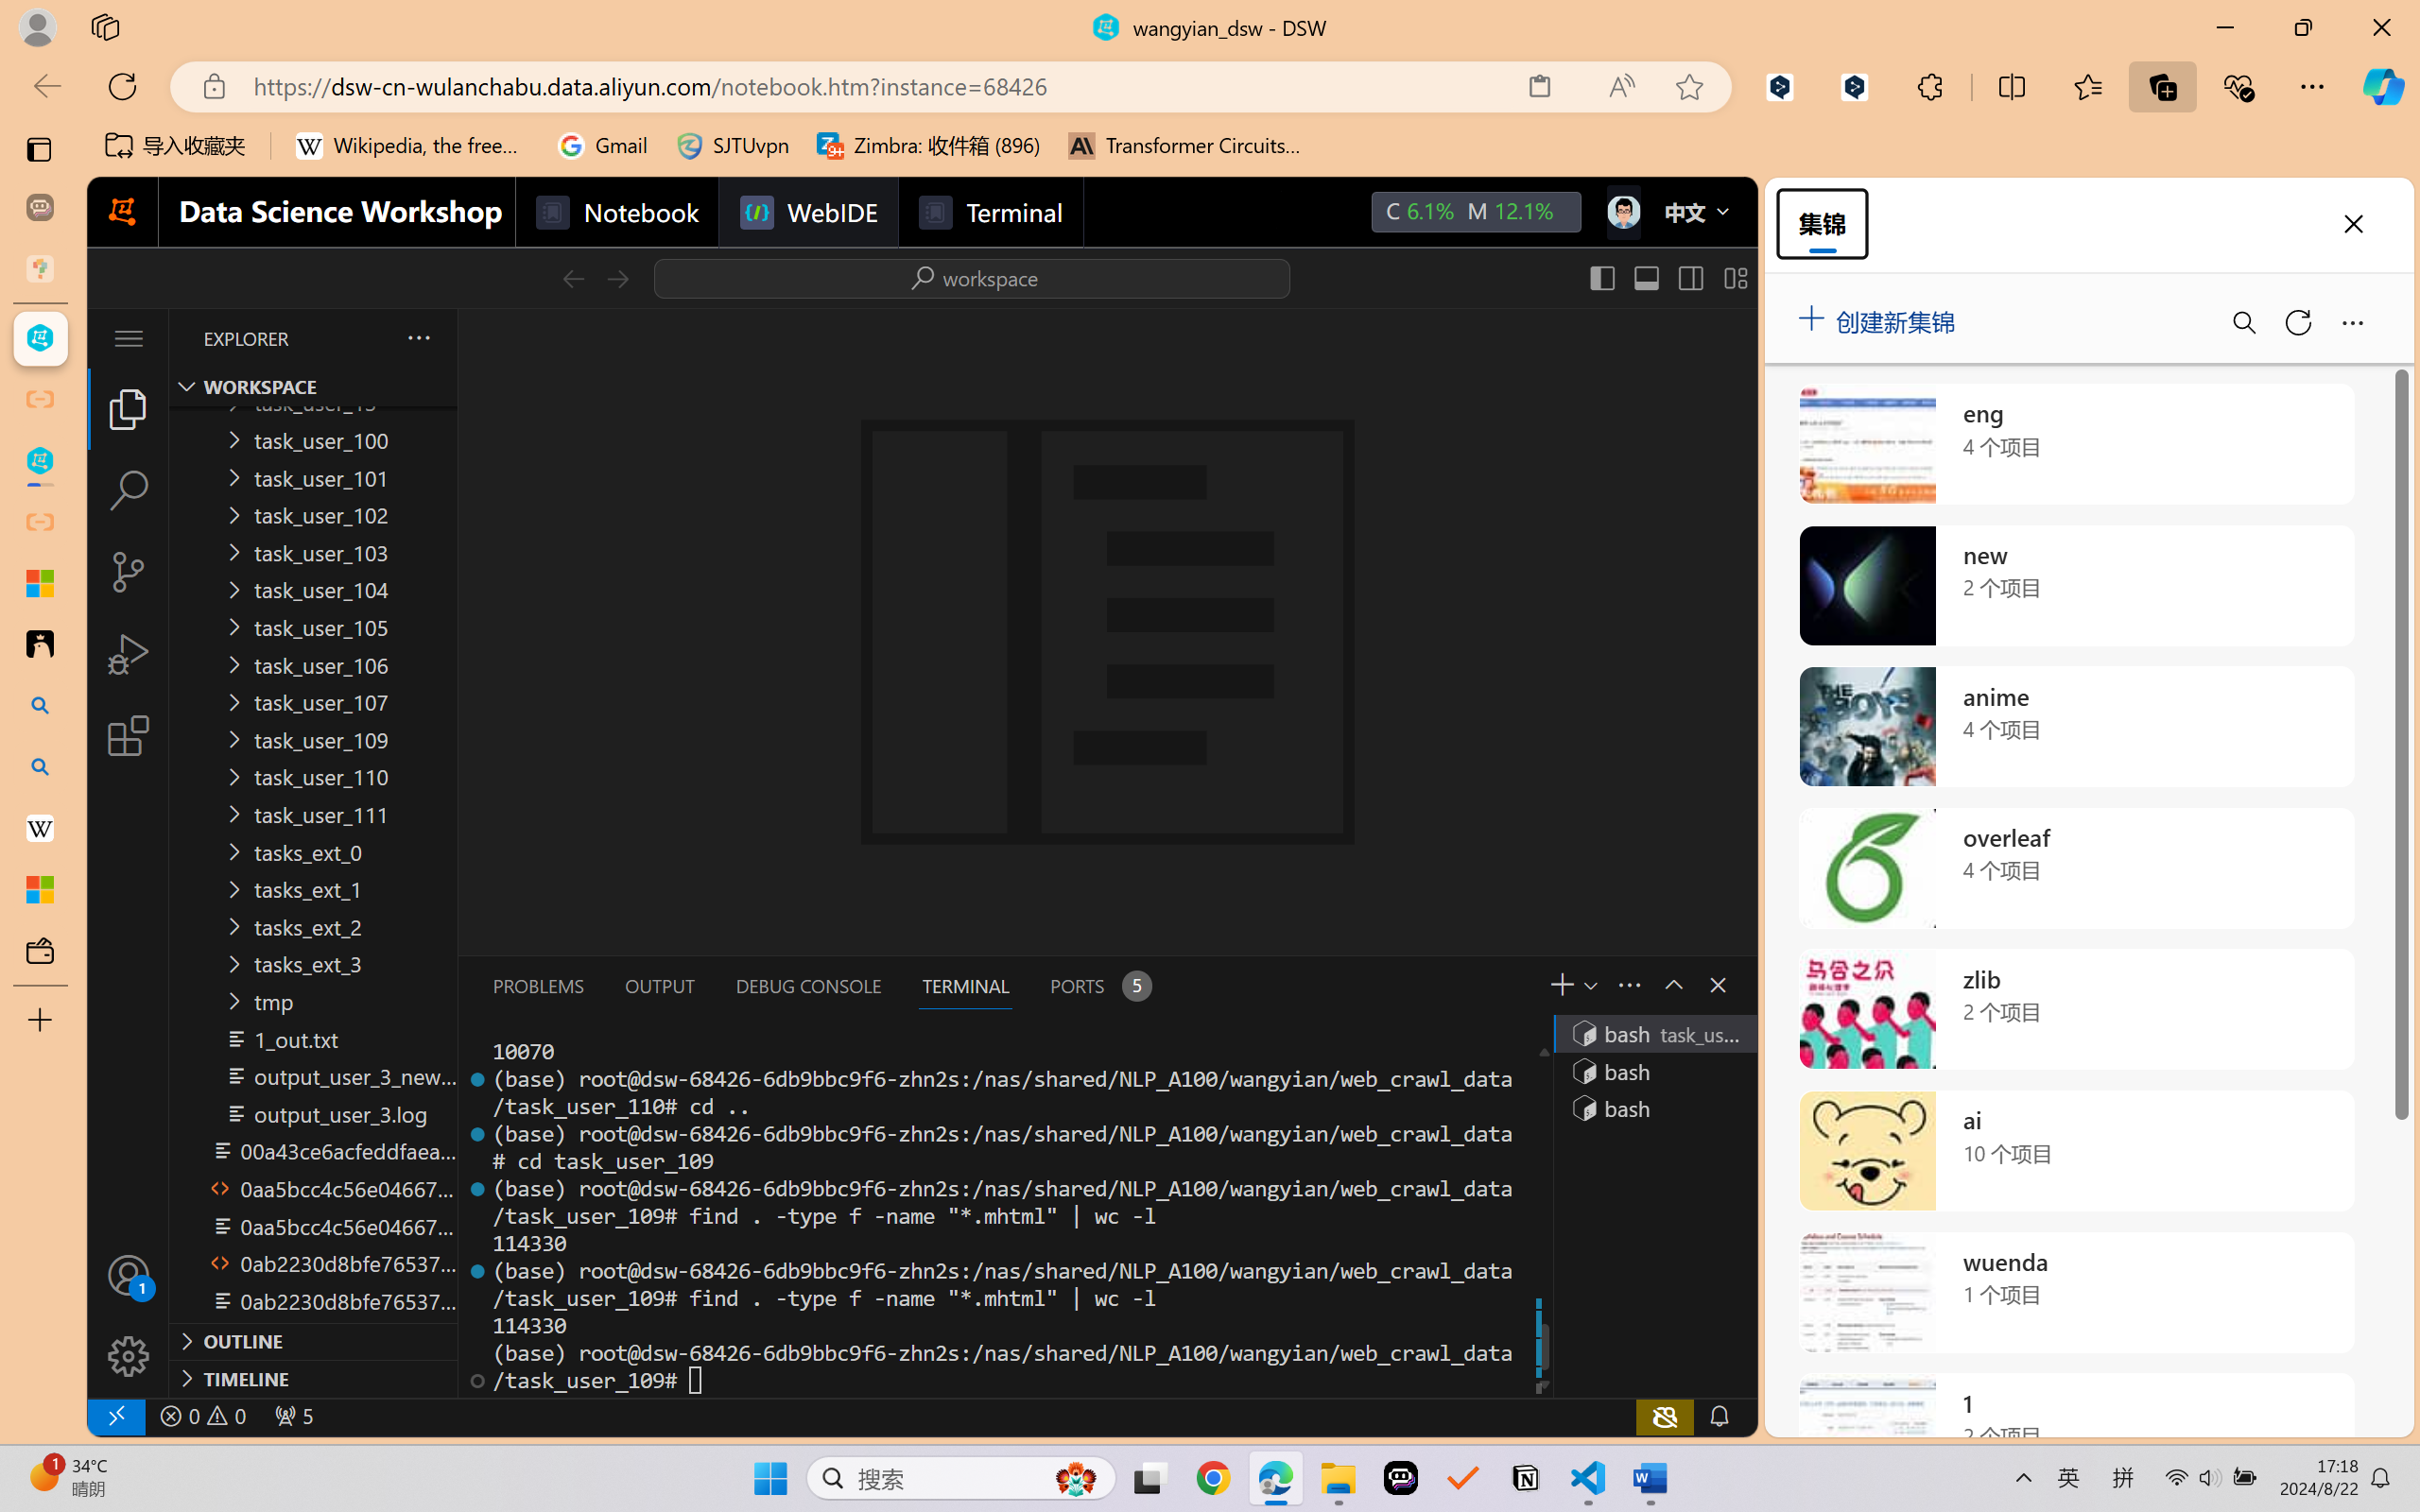 The image size is (2420, 1512). I want to click on 'Forwarded Ports: 36301, 47065, 38781, 45817, 50331', so click(291, 1415).